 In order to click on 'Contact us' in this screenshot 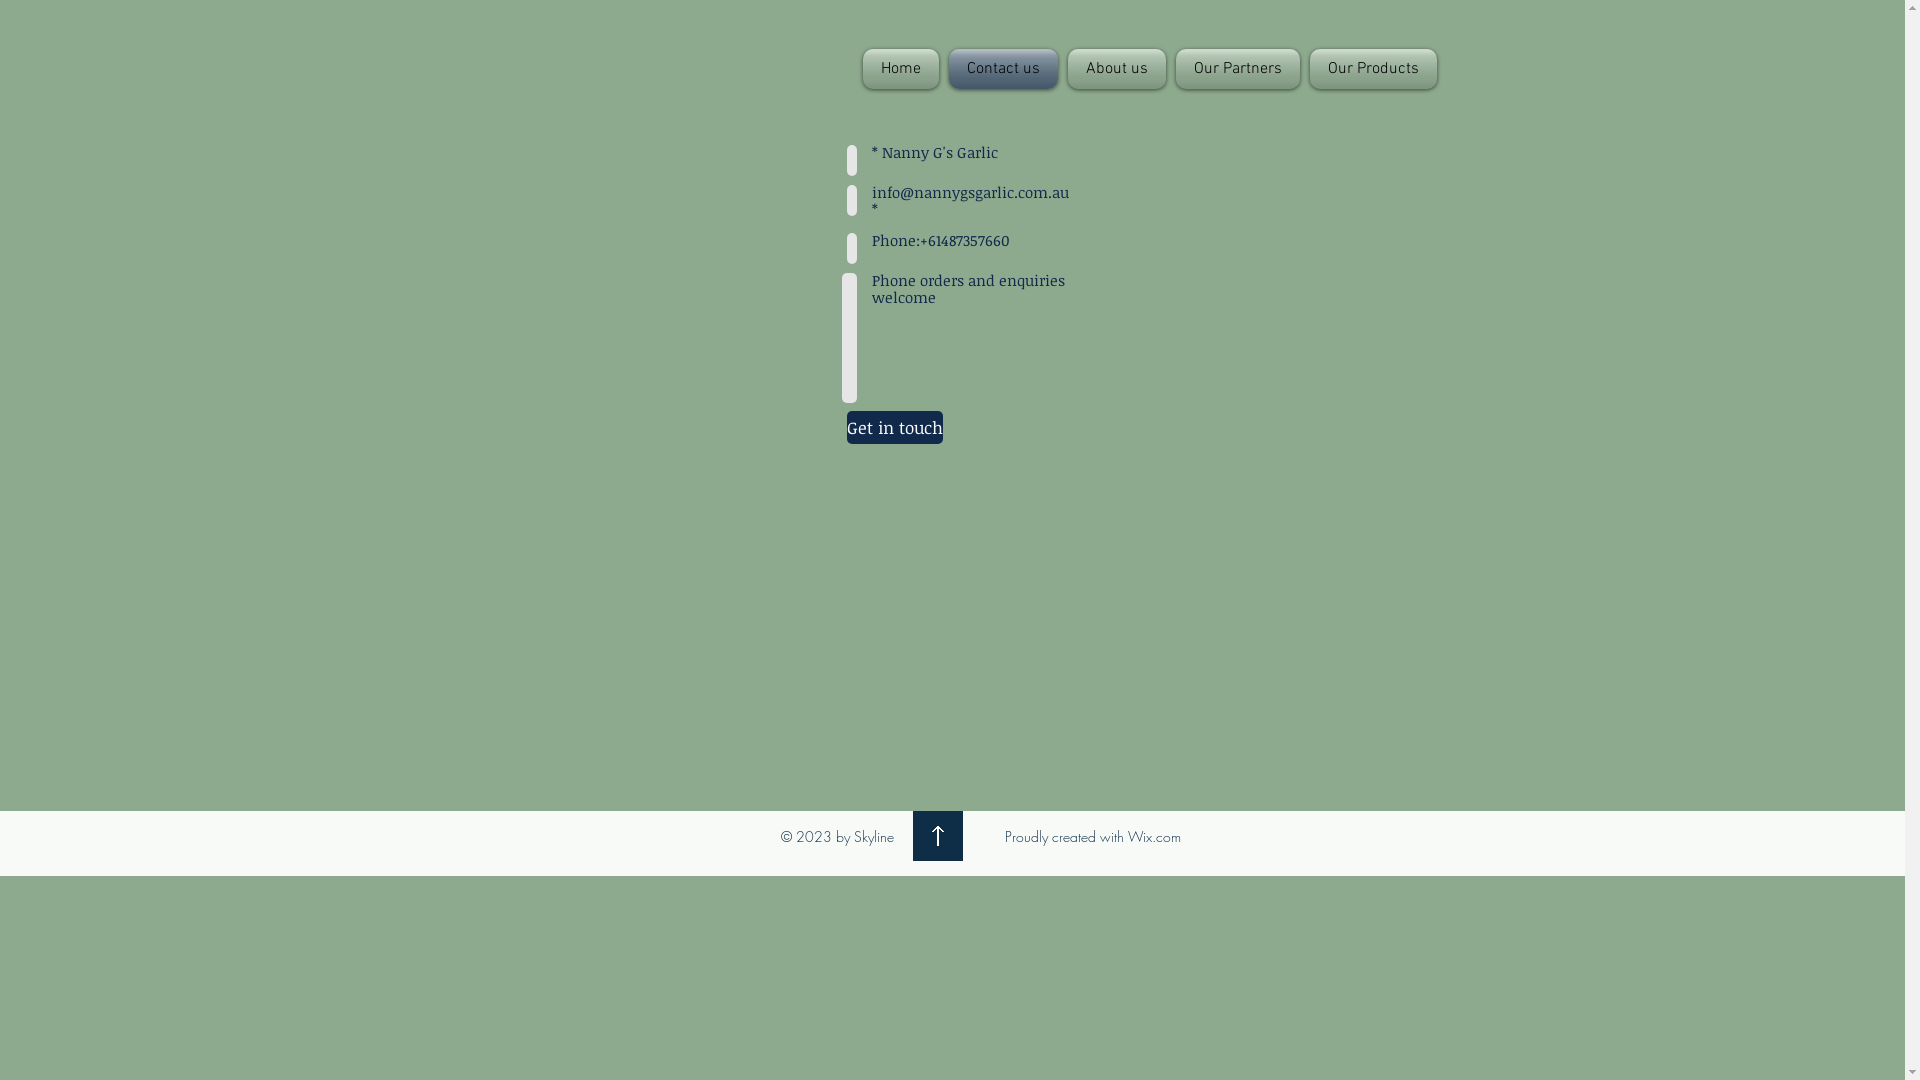, I will do `click(1003, 68)`.